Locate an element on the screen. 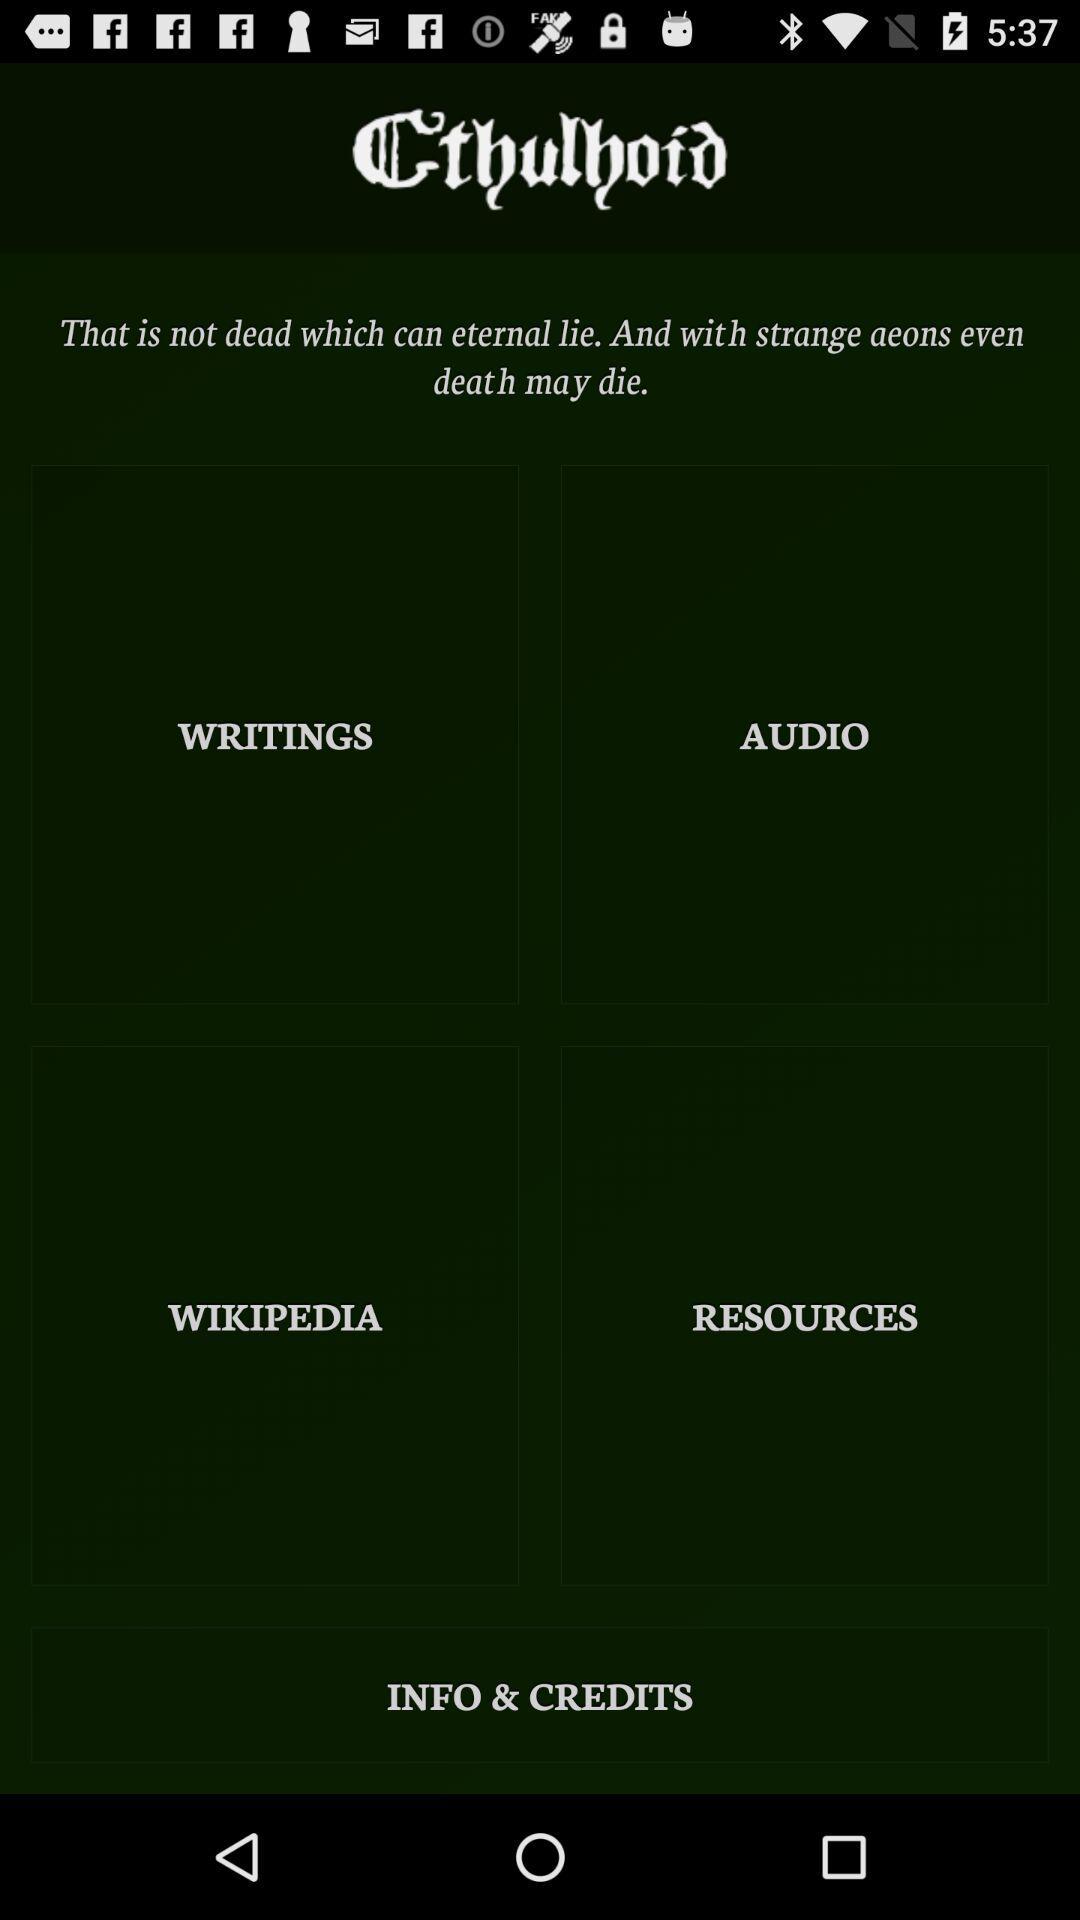 The height and width of the screenshot is (1920, 1080). item at the bottom right corner is located at coordinates (803, 1315).